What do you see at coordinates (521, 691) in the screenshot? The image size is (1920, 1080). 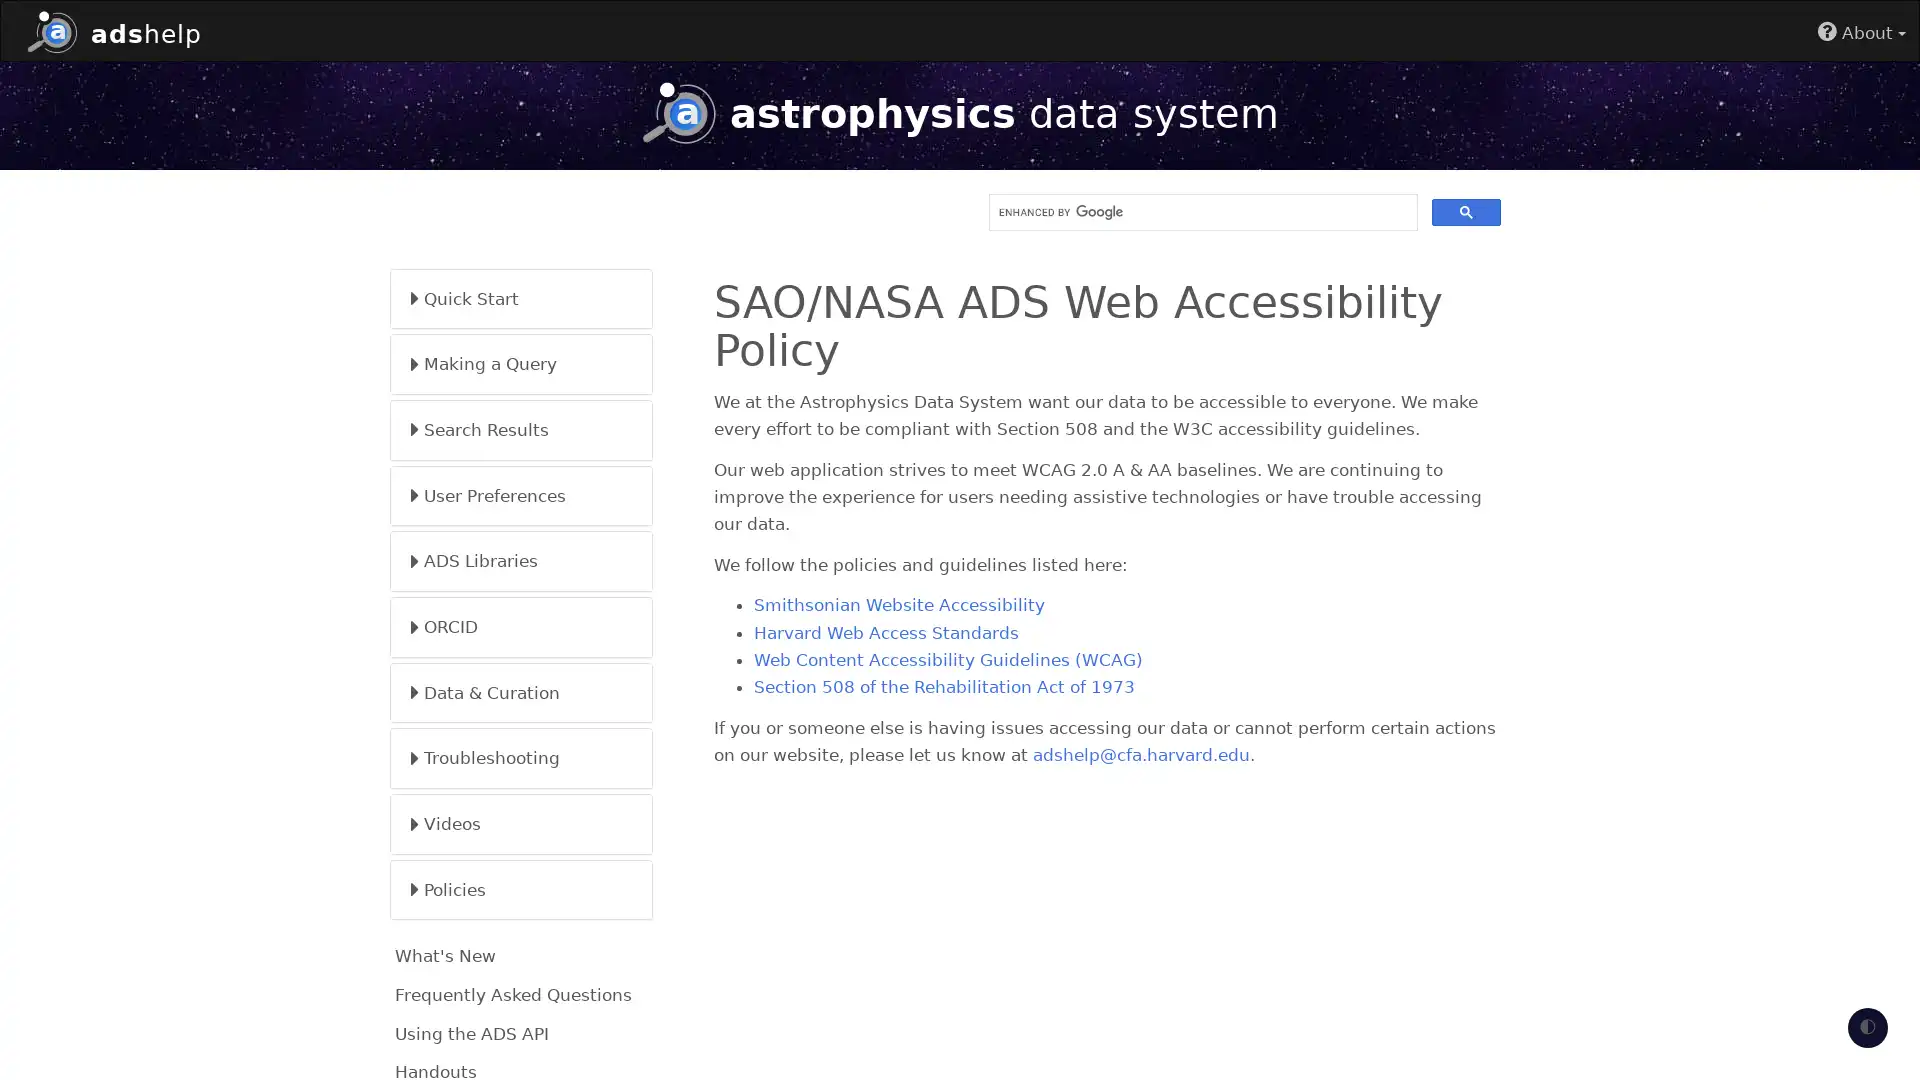 I see `Data & Curation` at bounding box center [521, 691].